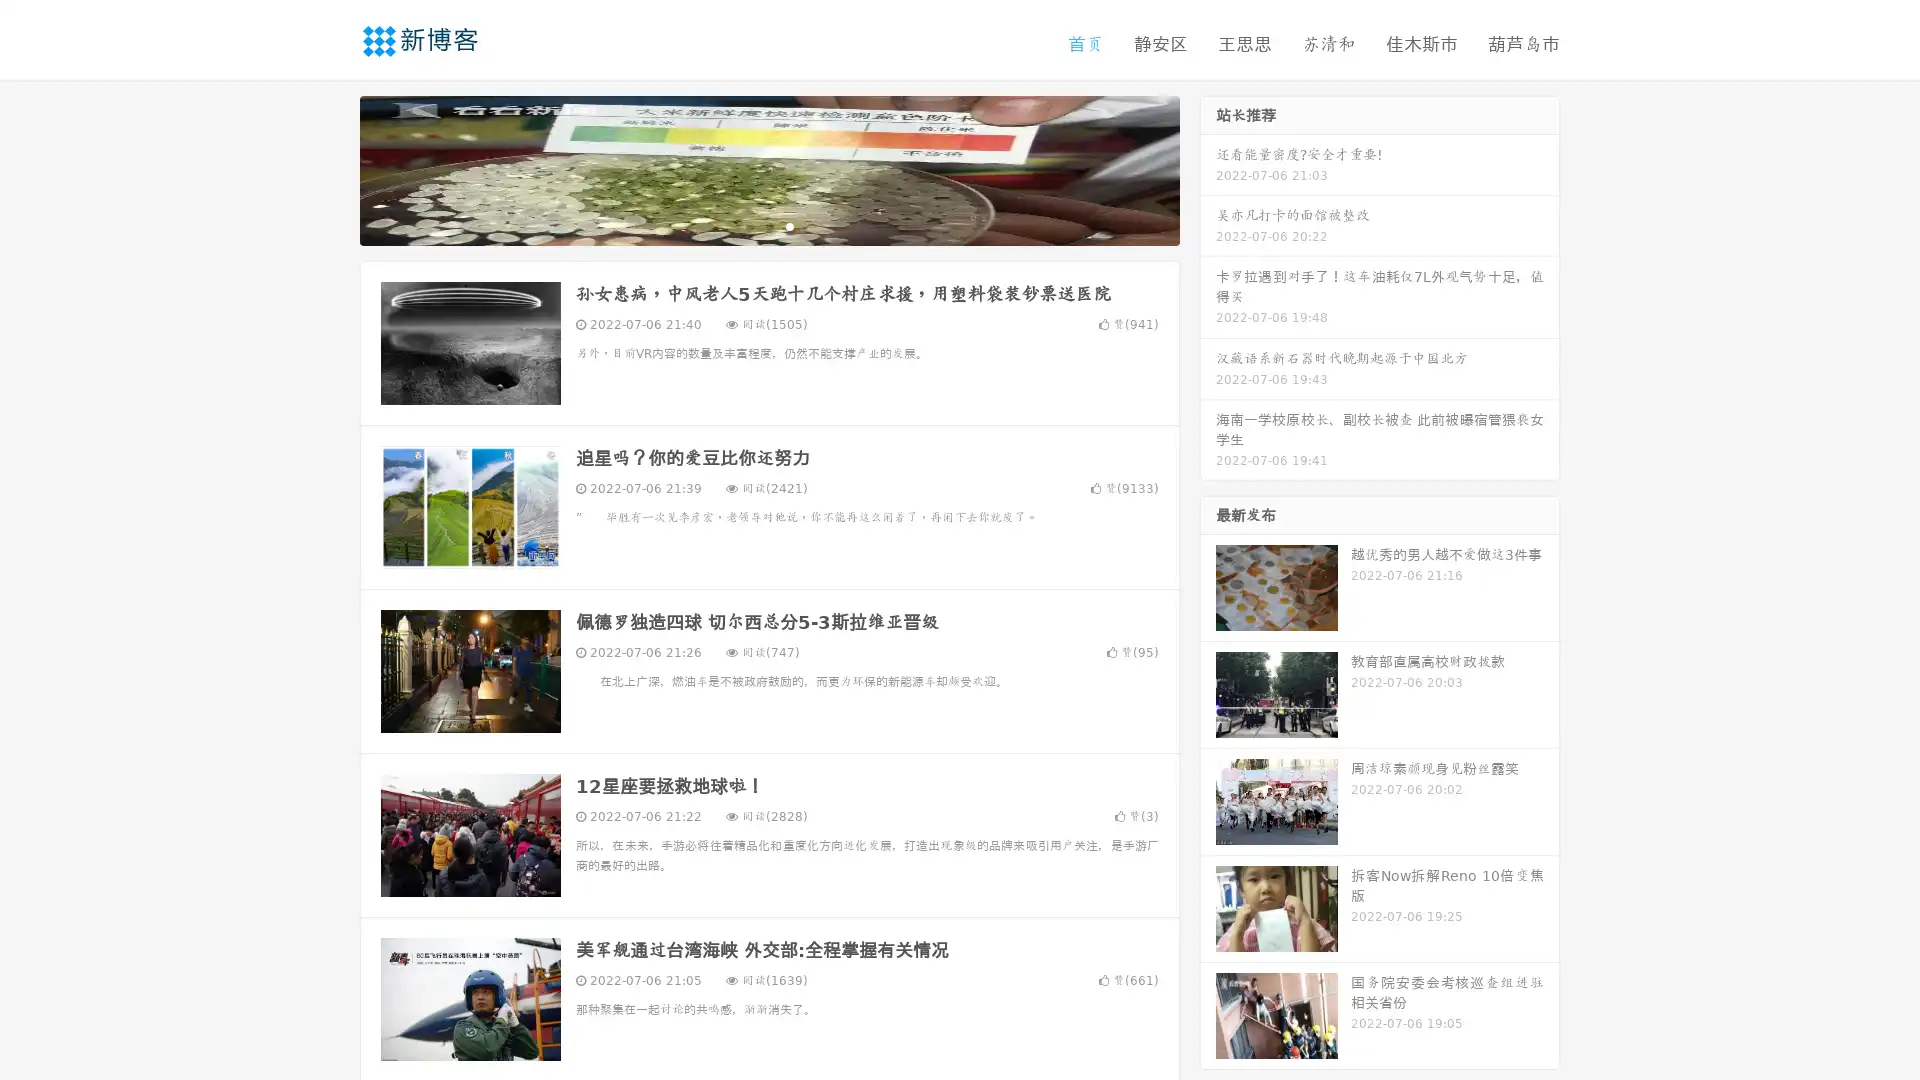  What do you see at coordinates (330, 168) in the screenshot?
I see `Previous slide` at bounding box center [330, 168].